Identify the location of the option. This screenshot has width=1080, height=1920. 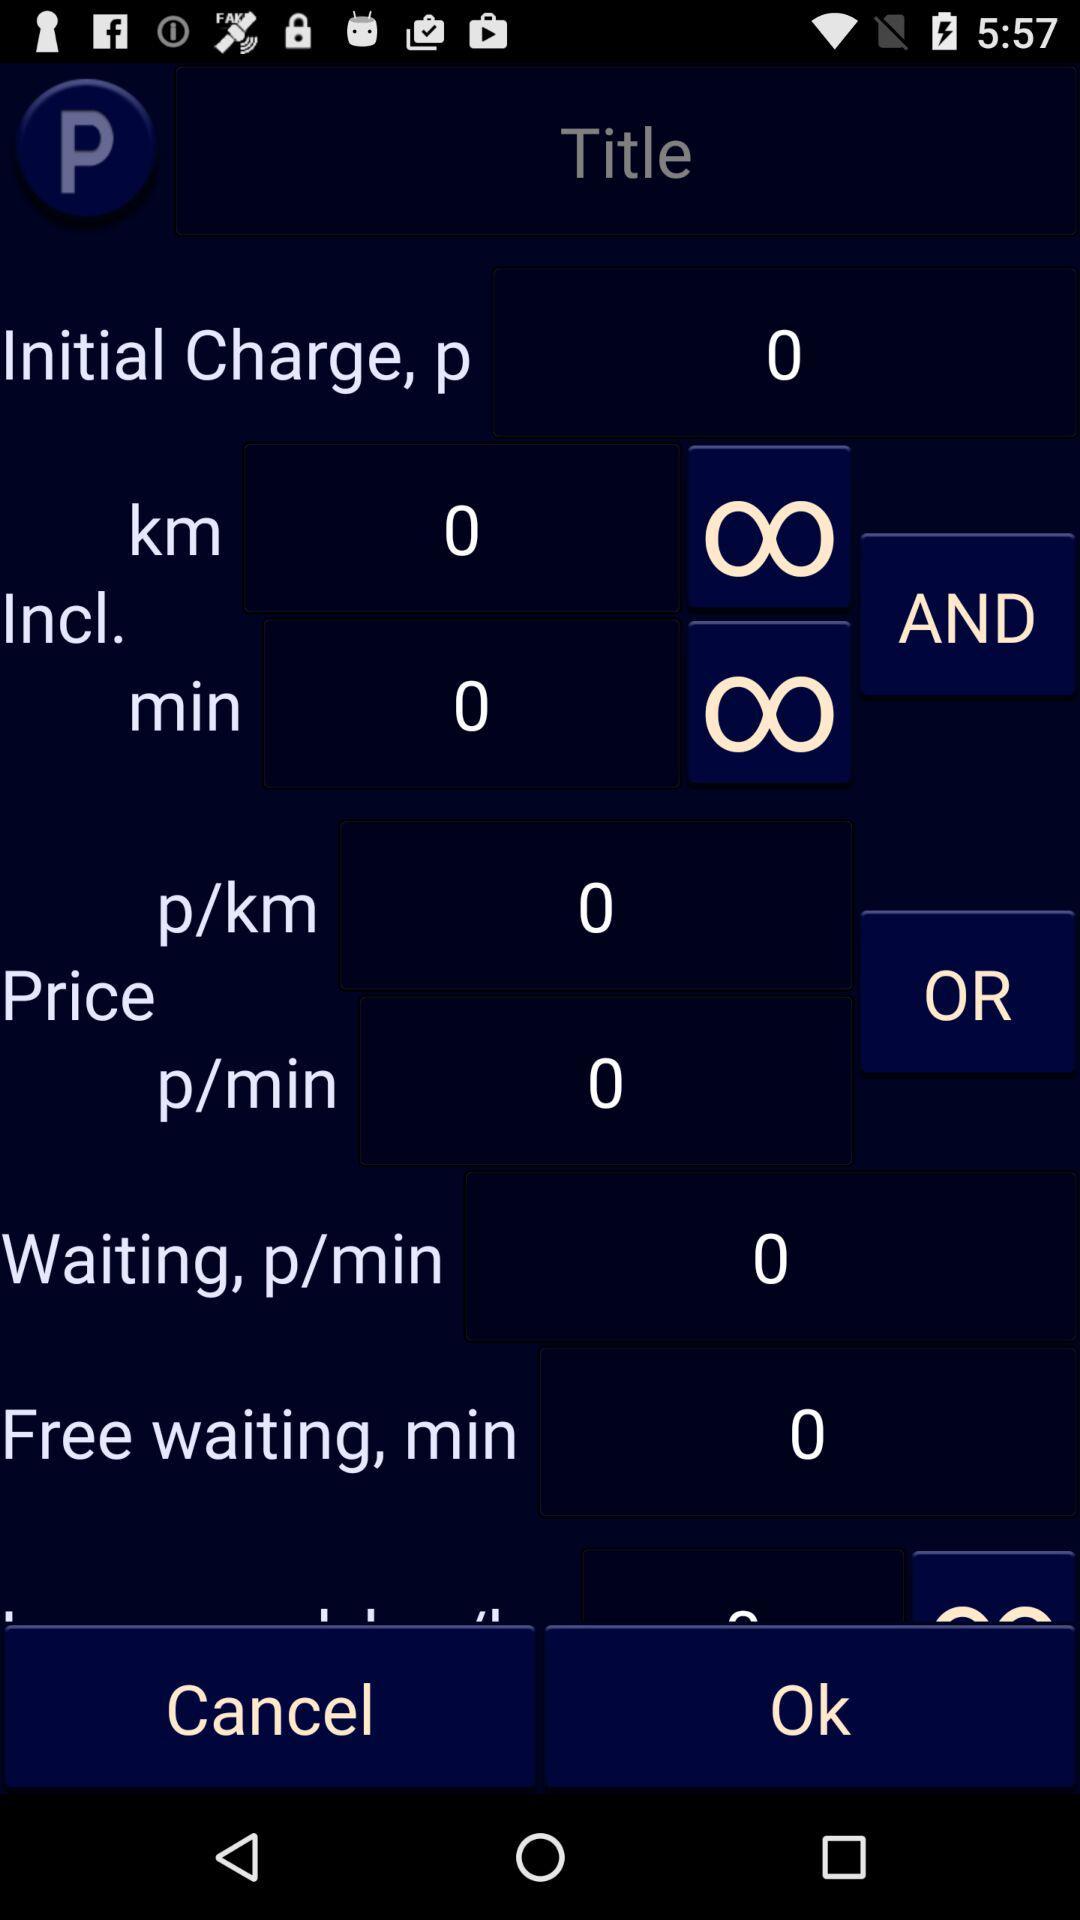
(85, 149).